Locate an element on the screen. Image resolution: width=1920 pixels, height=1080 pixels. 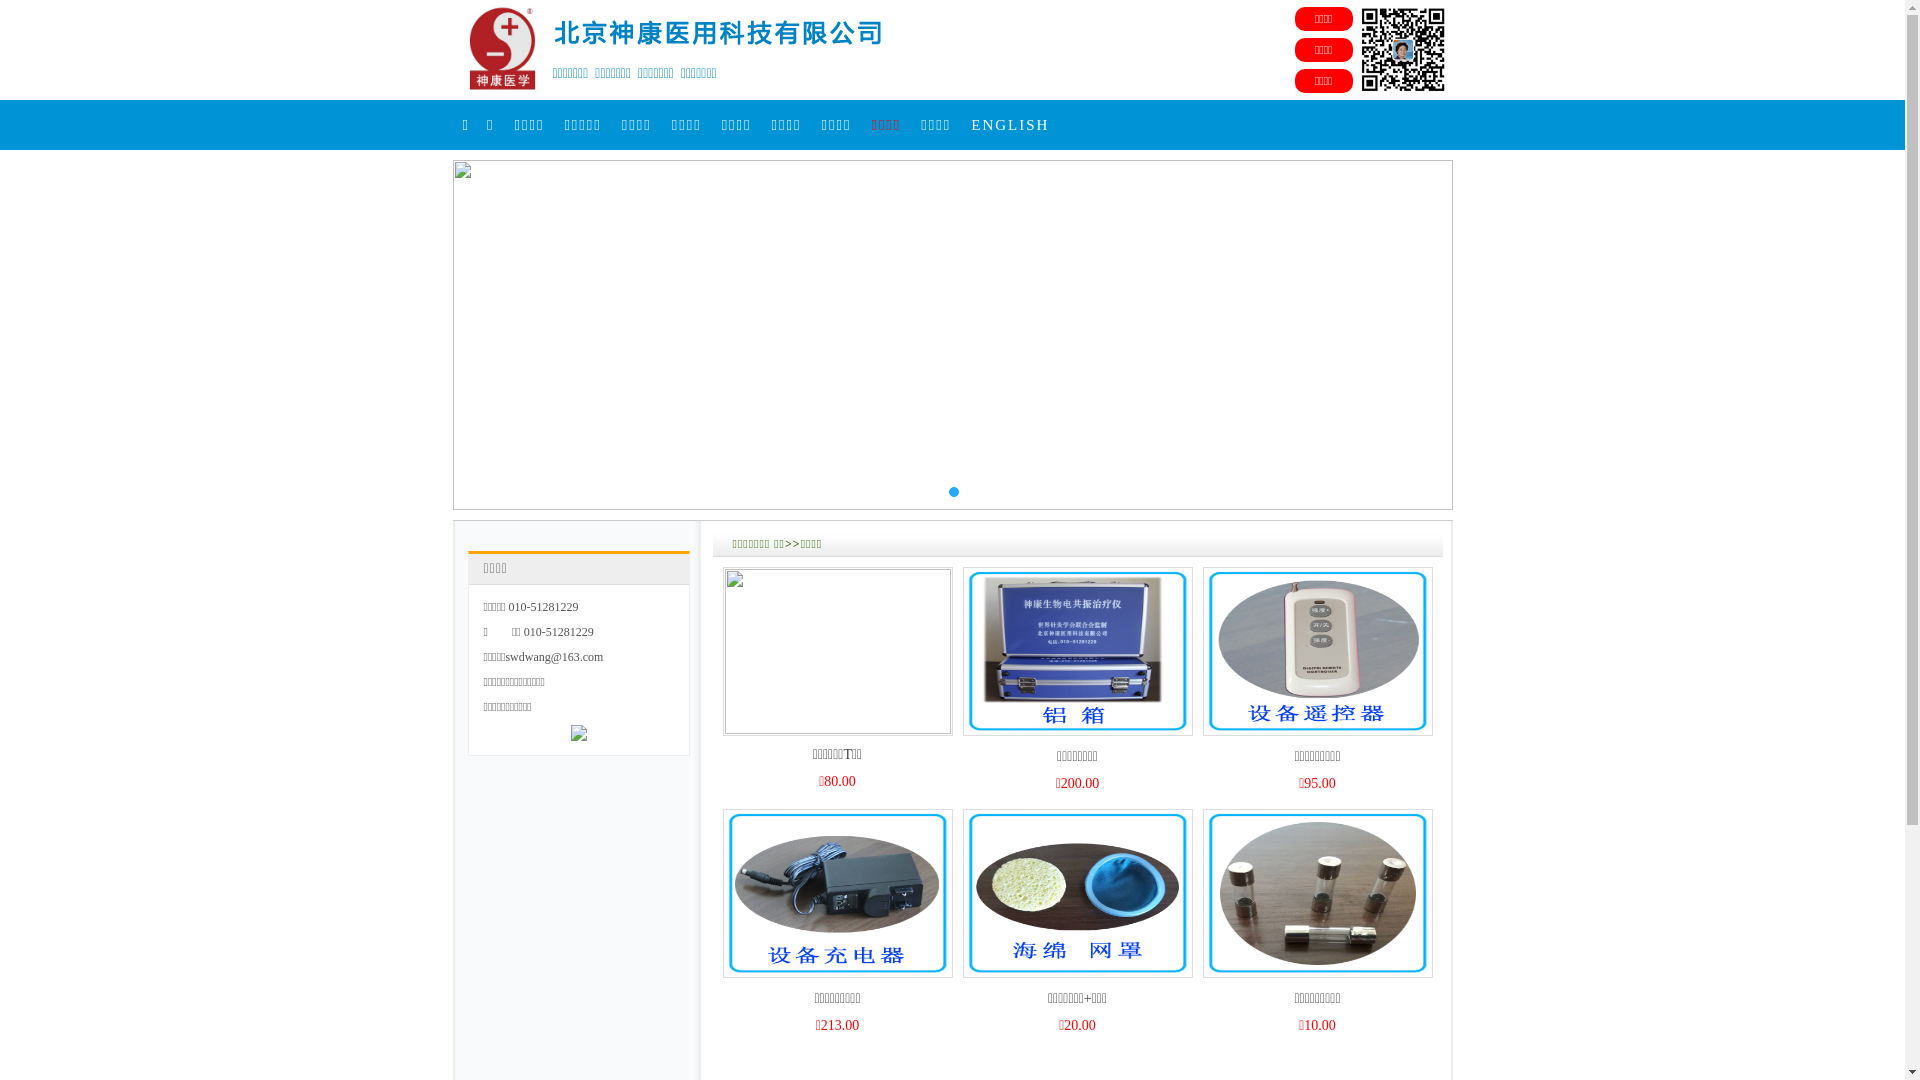
'ENGLISH' is located at coordinates (1009, 124).